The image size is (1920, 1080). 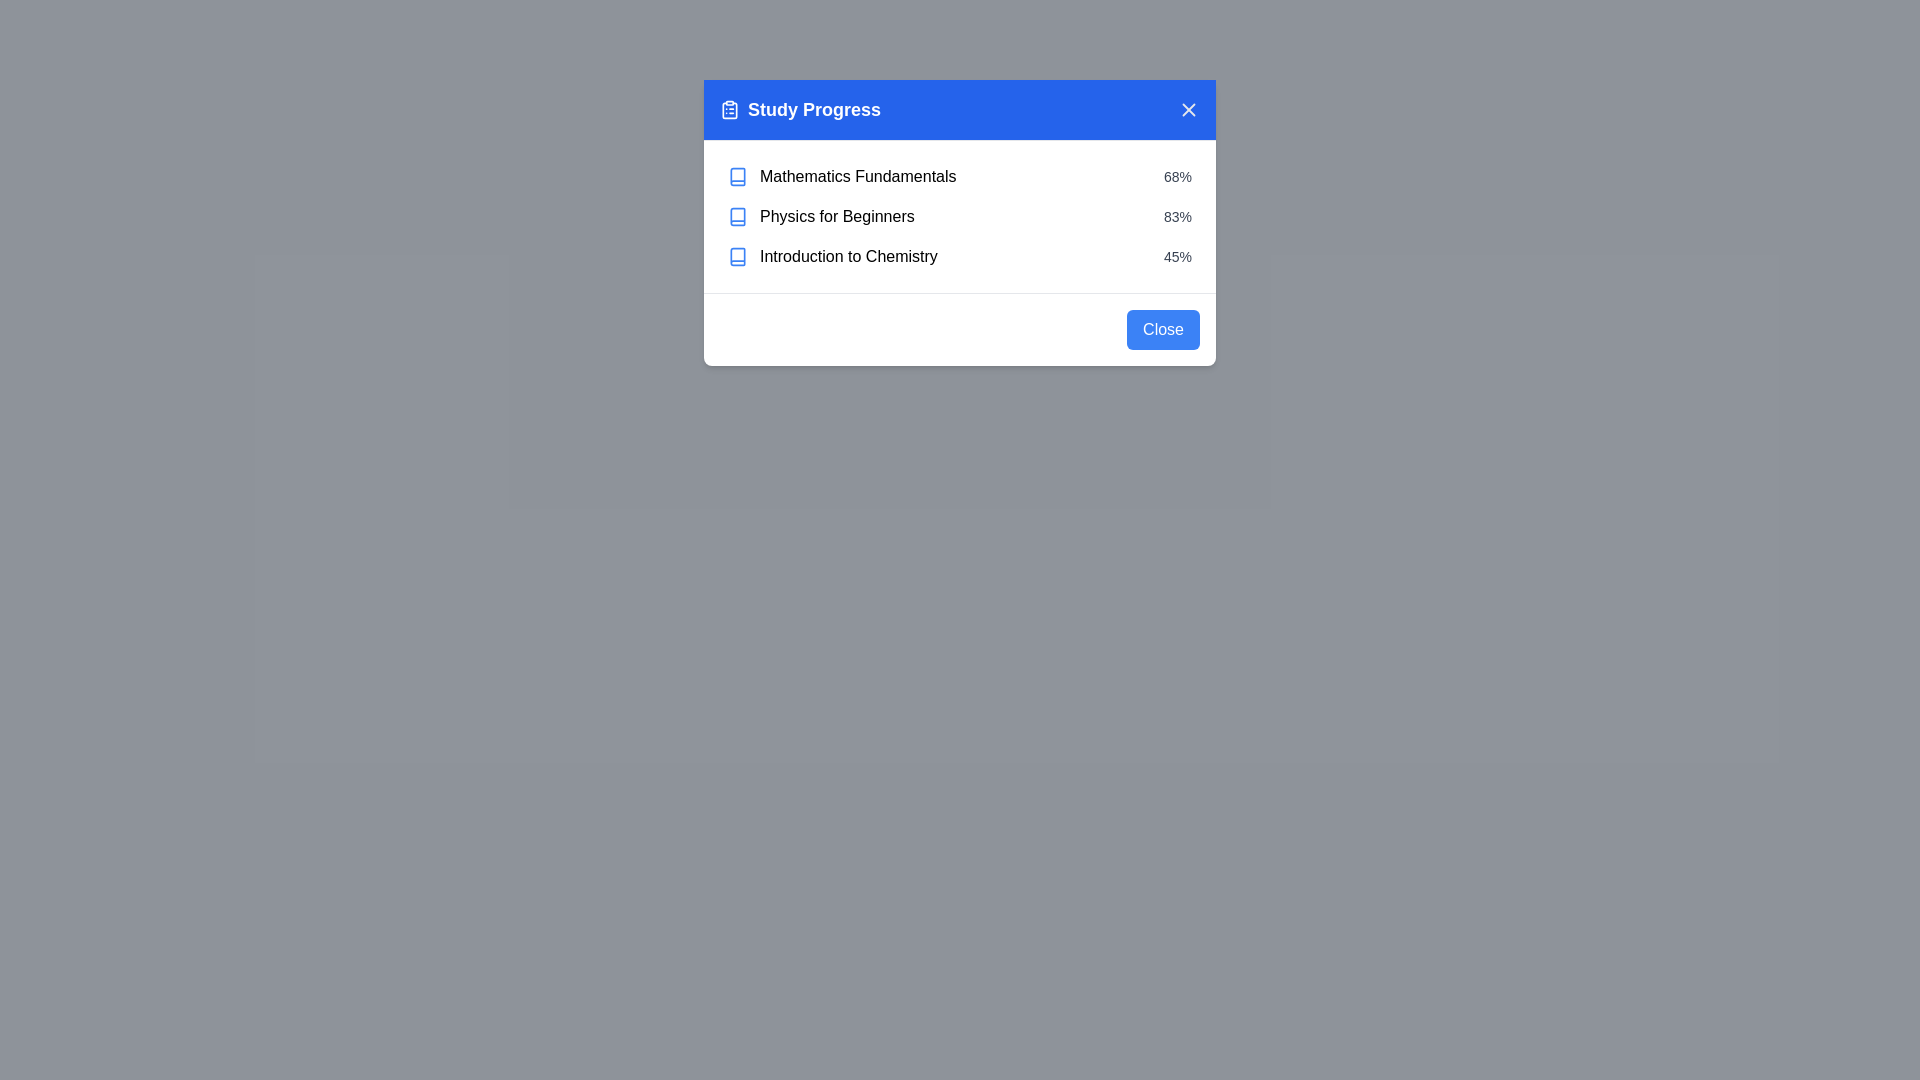 What do you see at coordinates (1177, 176) in the screenshot?
I see `the text label displaying '68%' which is aligned to the right of 'Mathematics Fundamentals' in gray color` at bounding box center [1177, 176].